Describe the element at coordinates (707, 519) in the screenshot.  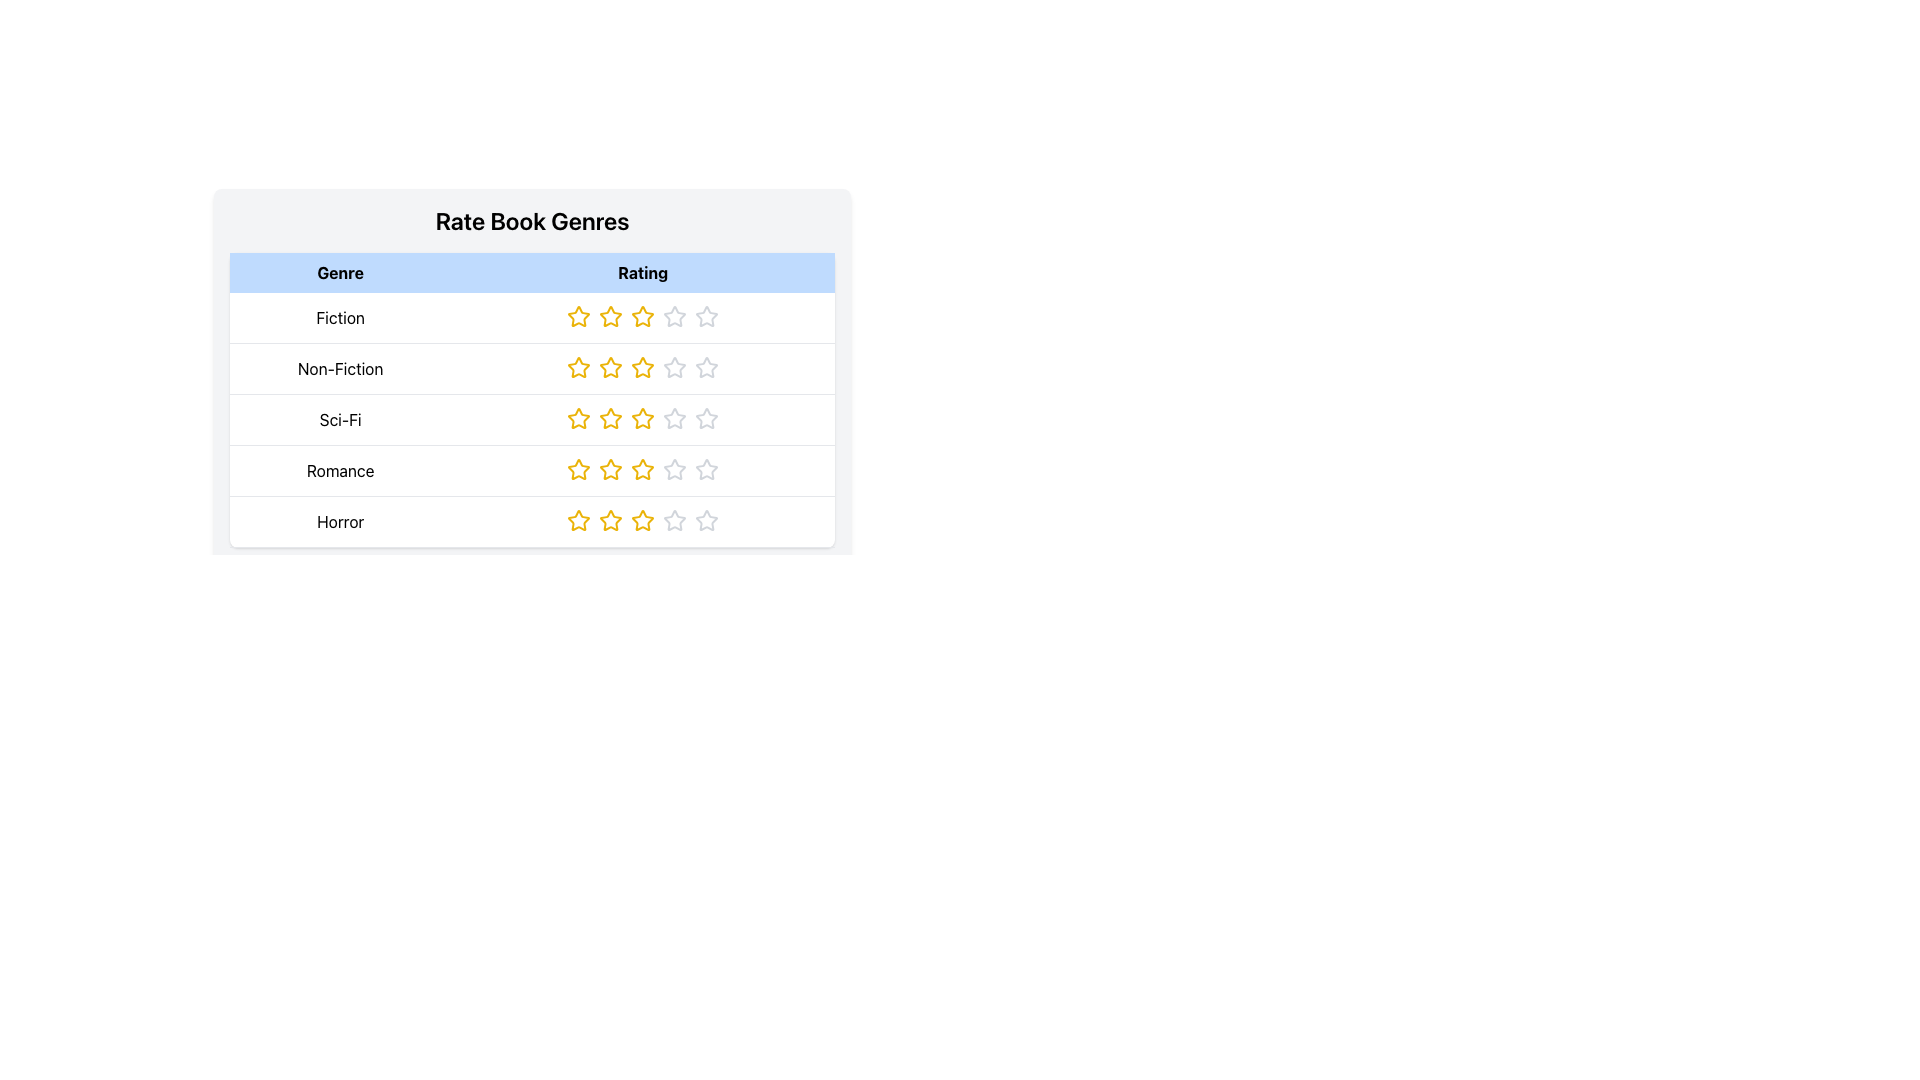
I see `the fifth rating star in the 'Horror' row of the 'Rate Book Genres' table` at that location.